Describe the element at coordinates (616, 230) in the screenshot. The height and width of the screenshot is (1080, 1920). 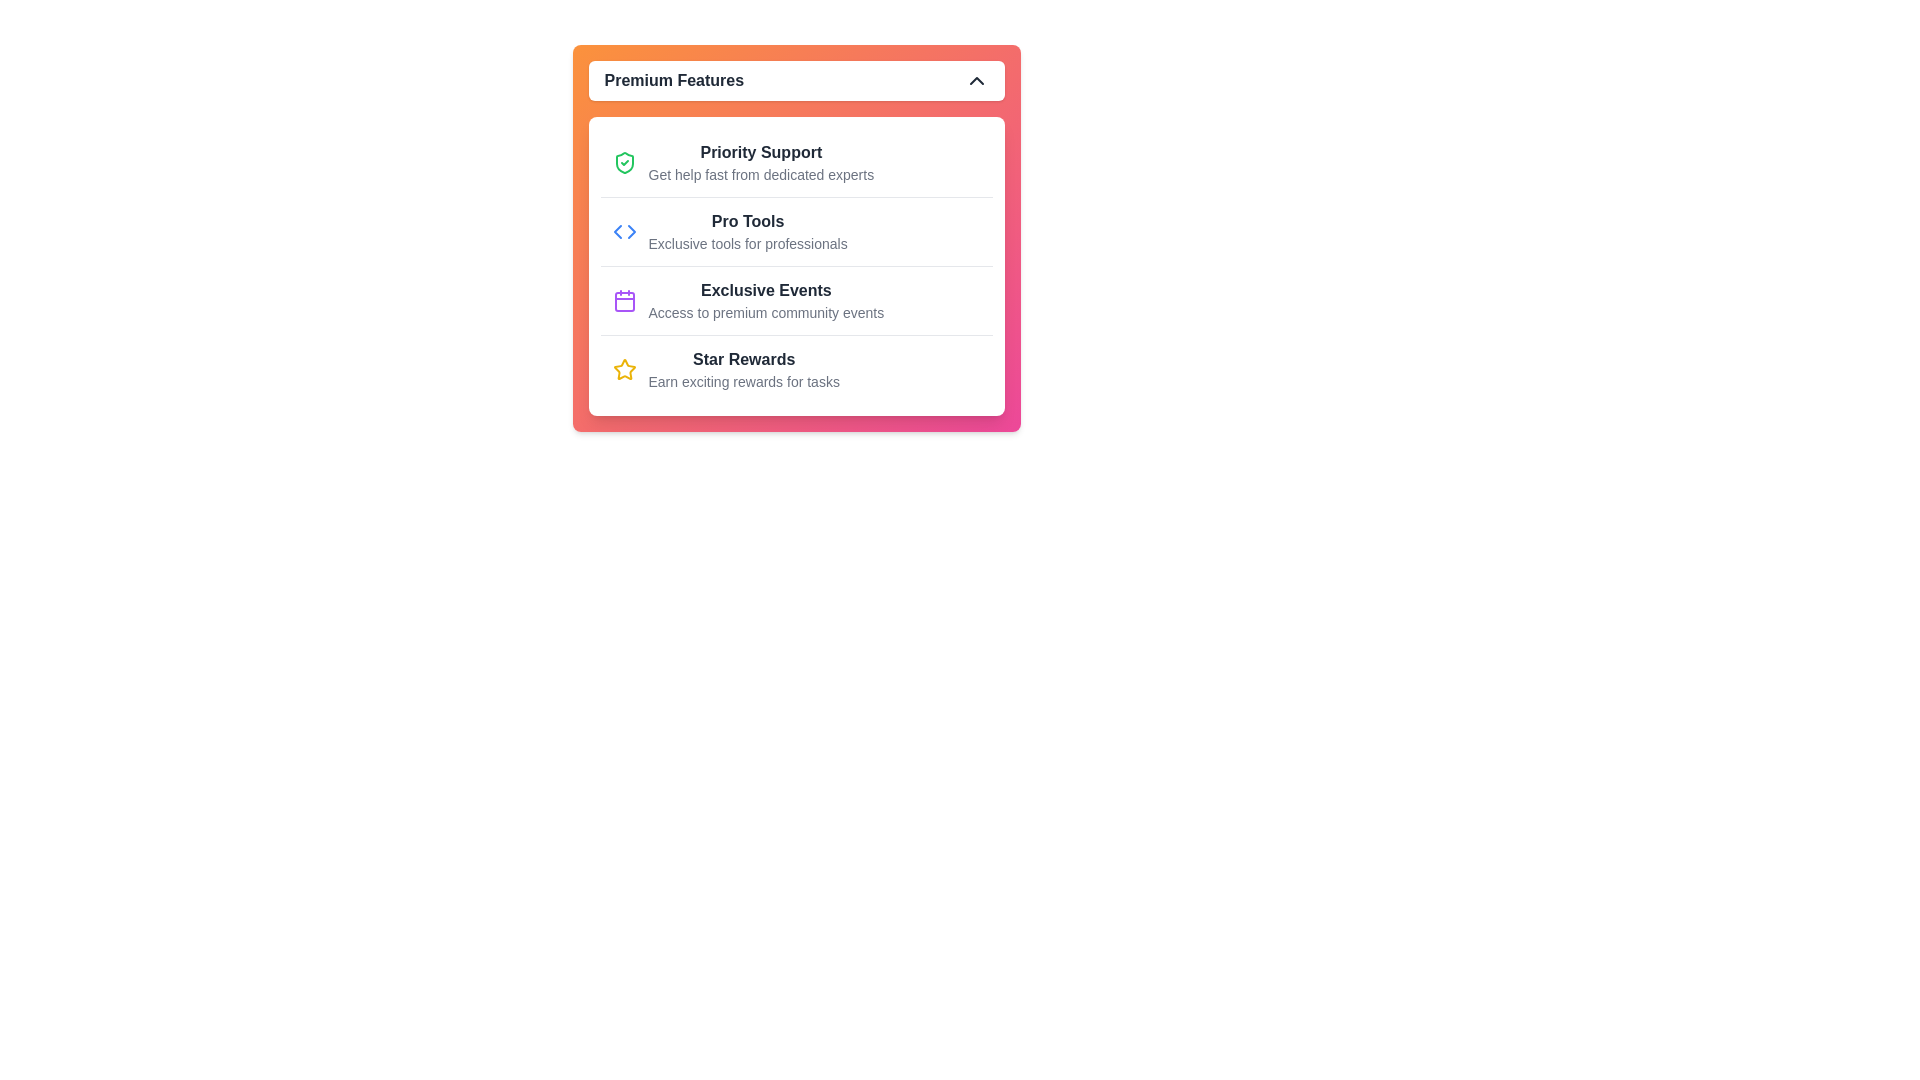
I see `the leftward-pointing part of the decorative code-bracket icon that is positioned beside the 'Pro Tools' option in the second row of options` at that location.